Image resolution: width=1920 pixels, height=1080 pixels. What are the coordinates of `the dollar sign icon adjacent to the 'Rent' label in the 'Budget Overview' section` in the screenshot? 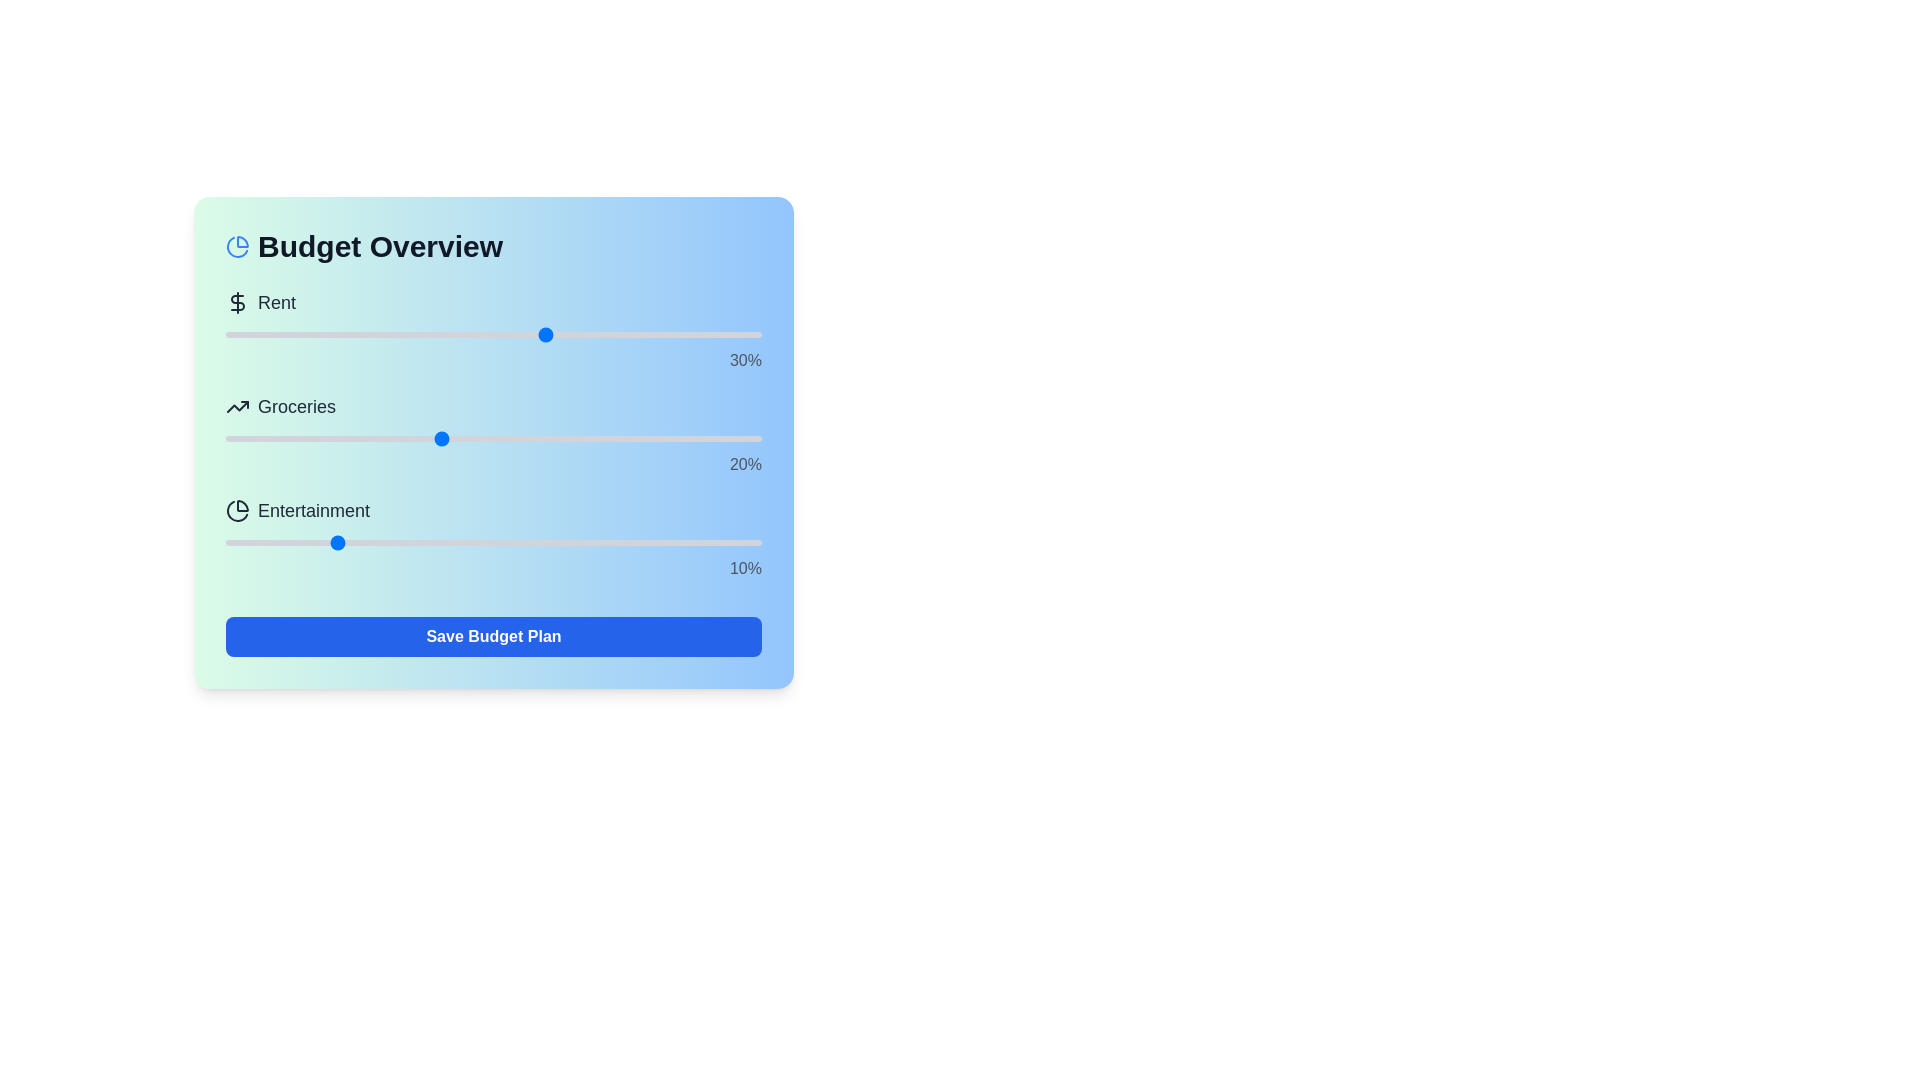 It's located at (238, 303).